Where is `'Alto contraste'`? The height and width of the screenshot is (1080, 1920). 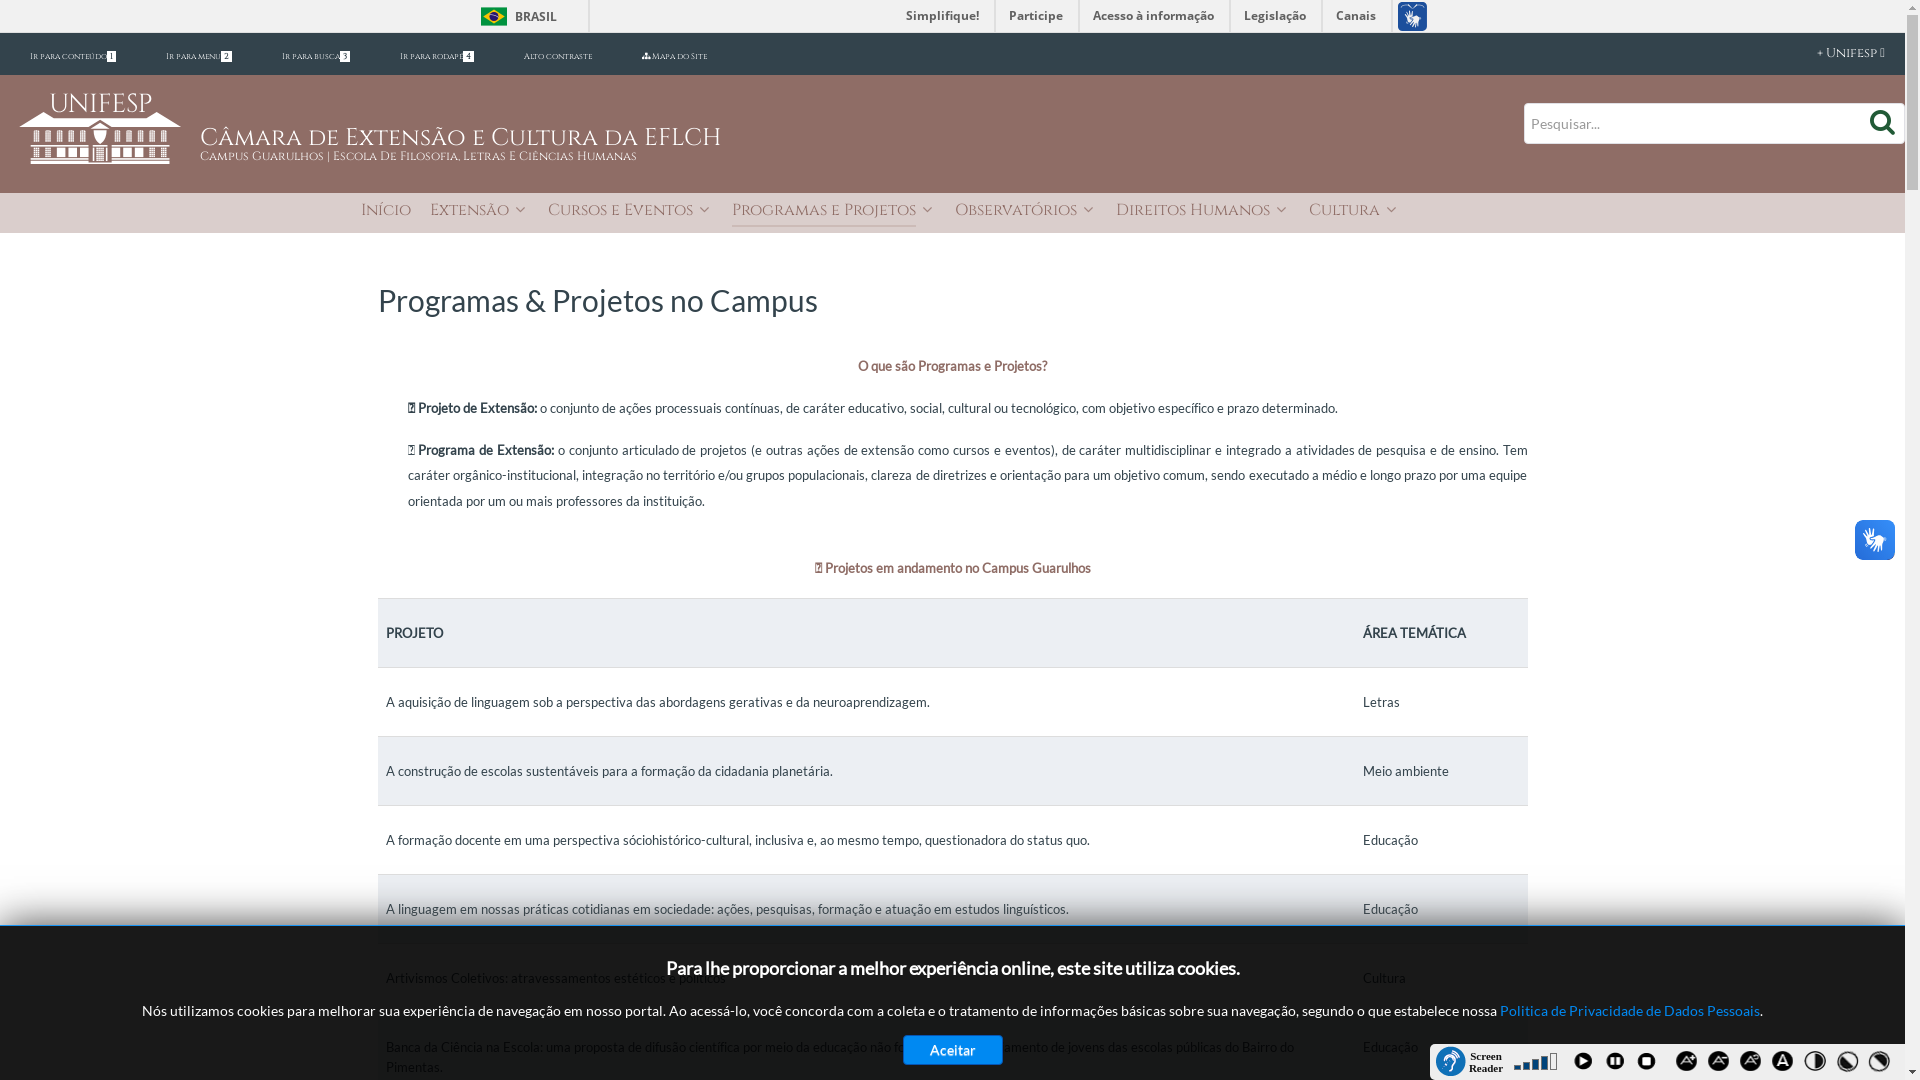 'Alto contraste' is located at coordinates (557, 55).